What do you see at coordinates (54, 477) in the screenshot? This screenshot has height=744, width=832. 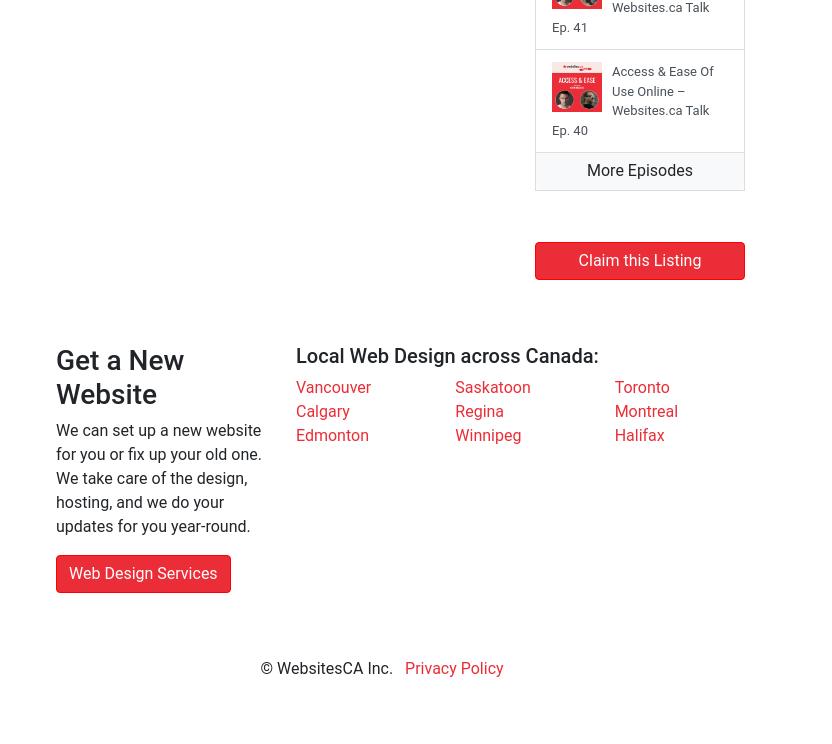 I see `'We can set up a new website for you or fix up your old one. We take care of the design, hosting, and we do your updates for you year-round.'` at bounding box center [54, 477].